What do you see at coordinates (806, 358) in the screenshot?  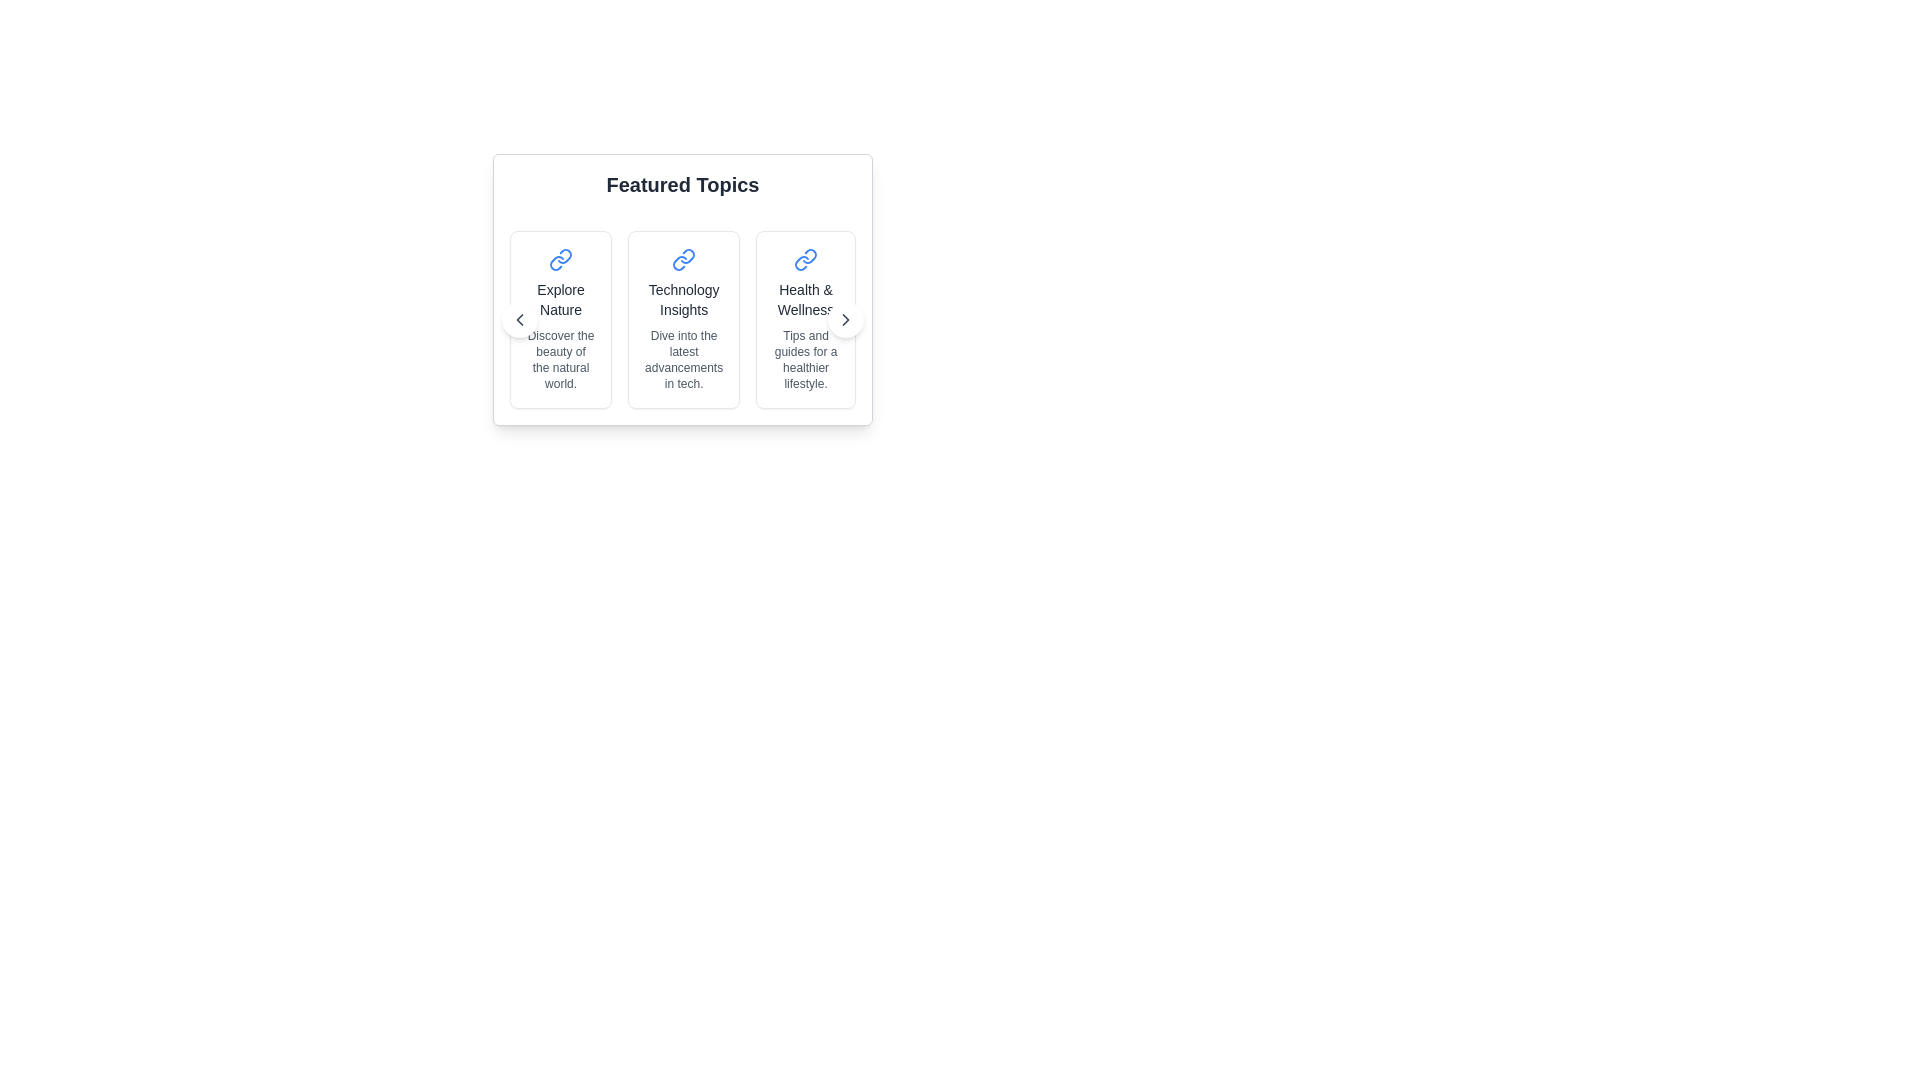 I see `the text label that reads 'Tips and guides for a healthier lifestyle', which is located under the title 'Health & Wellness' in the third card under 'Featured Topics'` at bounding box center [806, 358].